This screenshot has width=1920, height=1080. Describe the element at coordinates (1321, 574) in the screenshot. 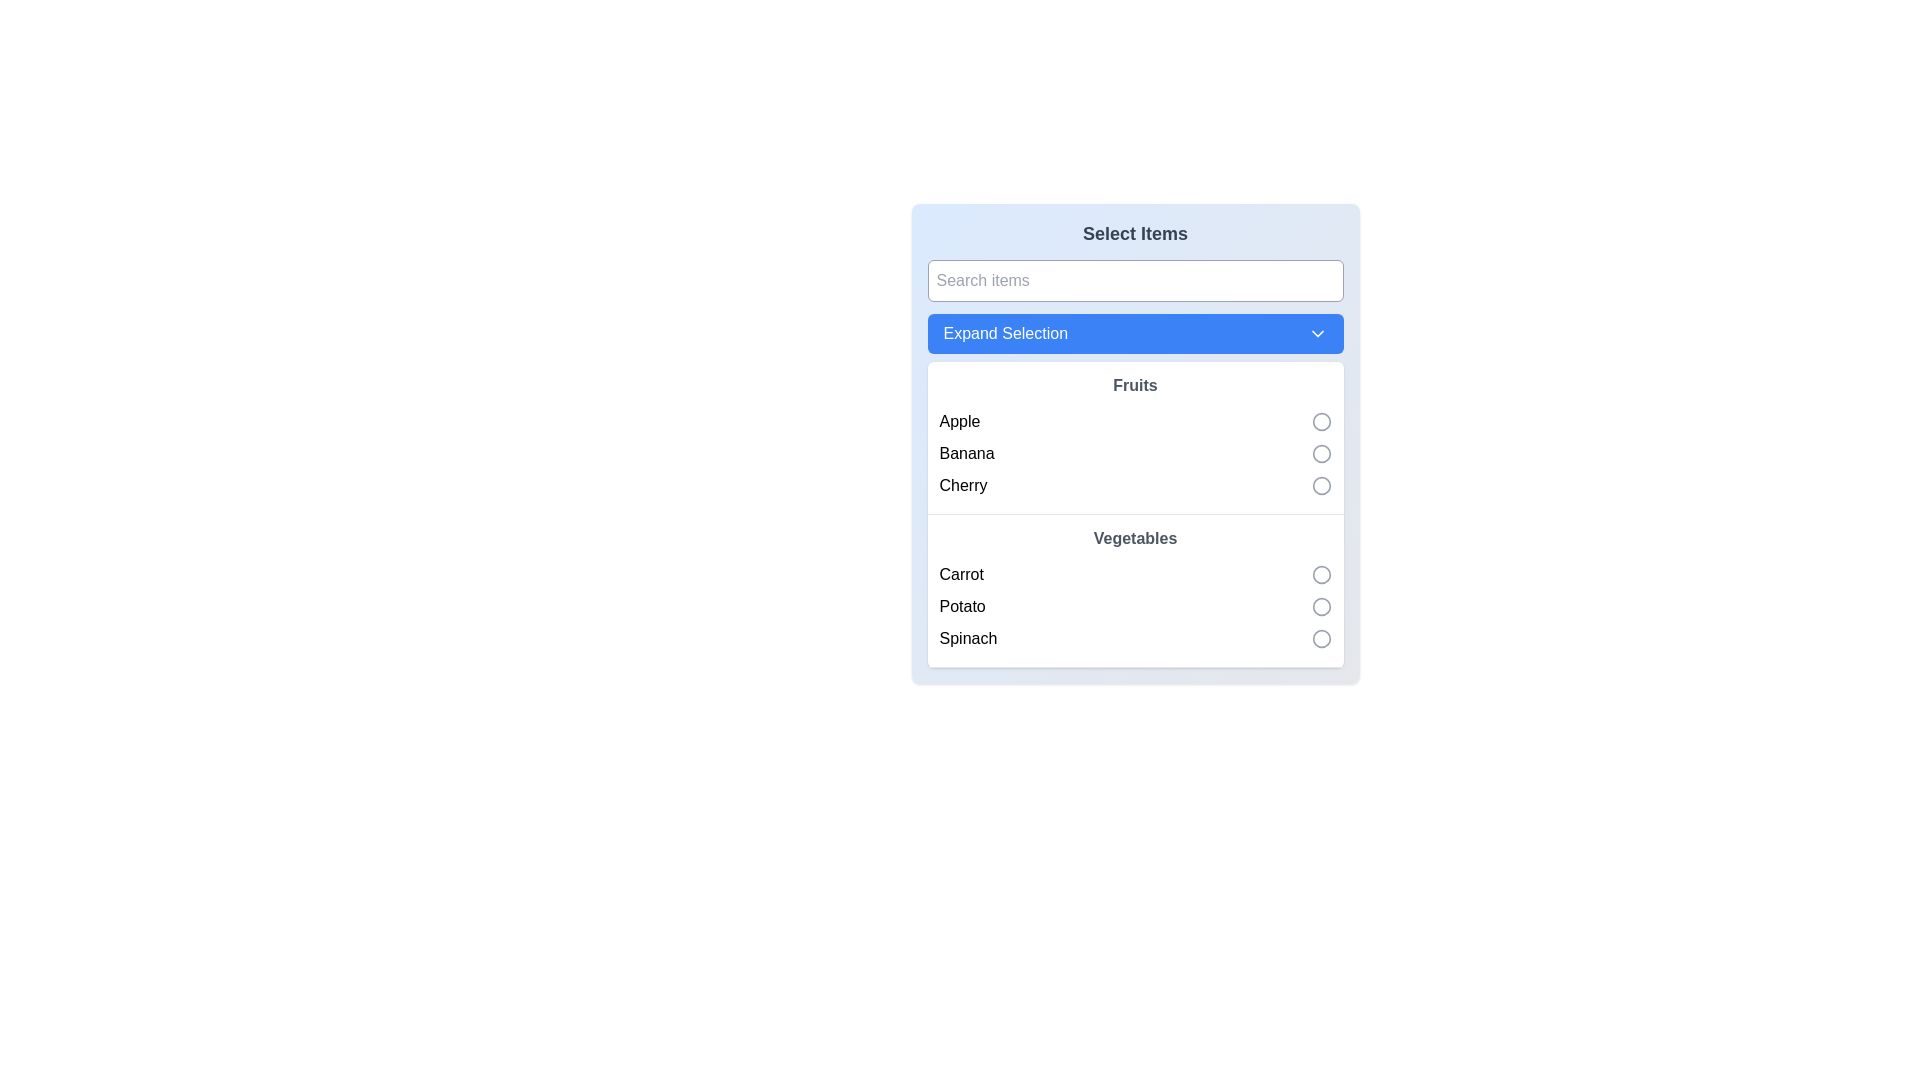

I see `the radio button for selecting the 'Carrot' option in the 'Vegetables' section of the structured selection interface` at that location.